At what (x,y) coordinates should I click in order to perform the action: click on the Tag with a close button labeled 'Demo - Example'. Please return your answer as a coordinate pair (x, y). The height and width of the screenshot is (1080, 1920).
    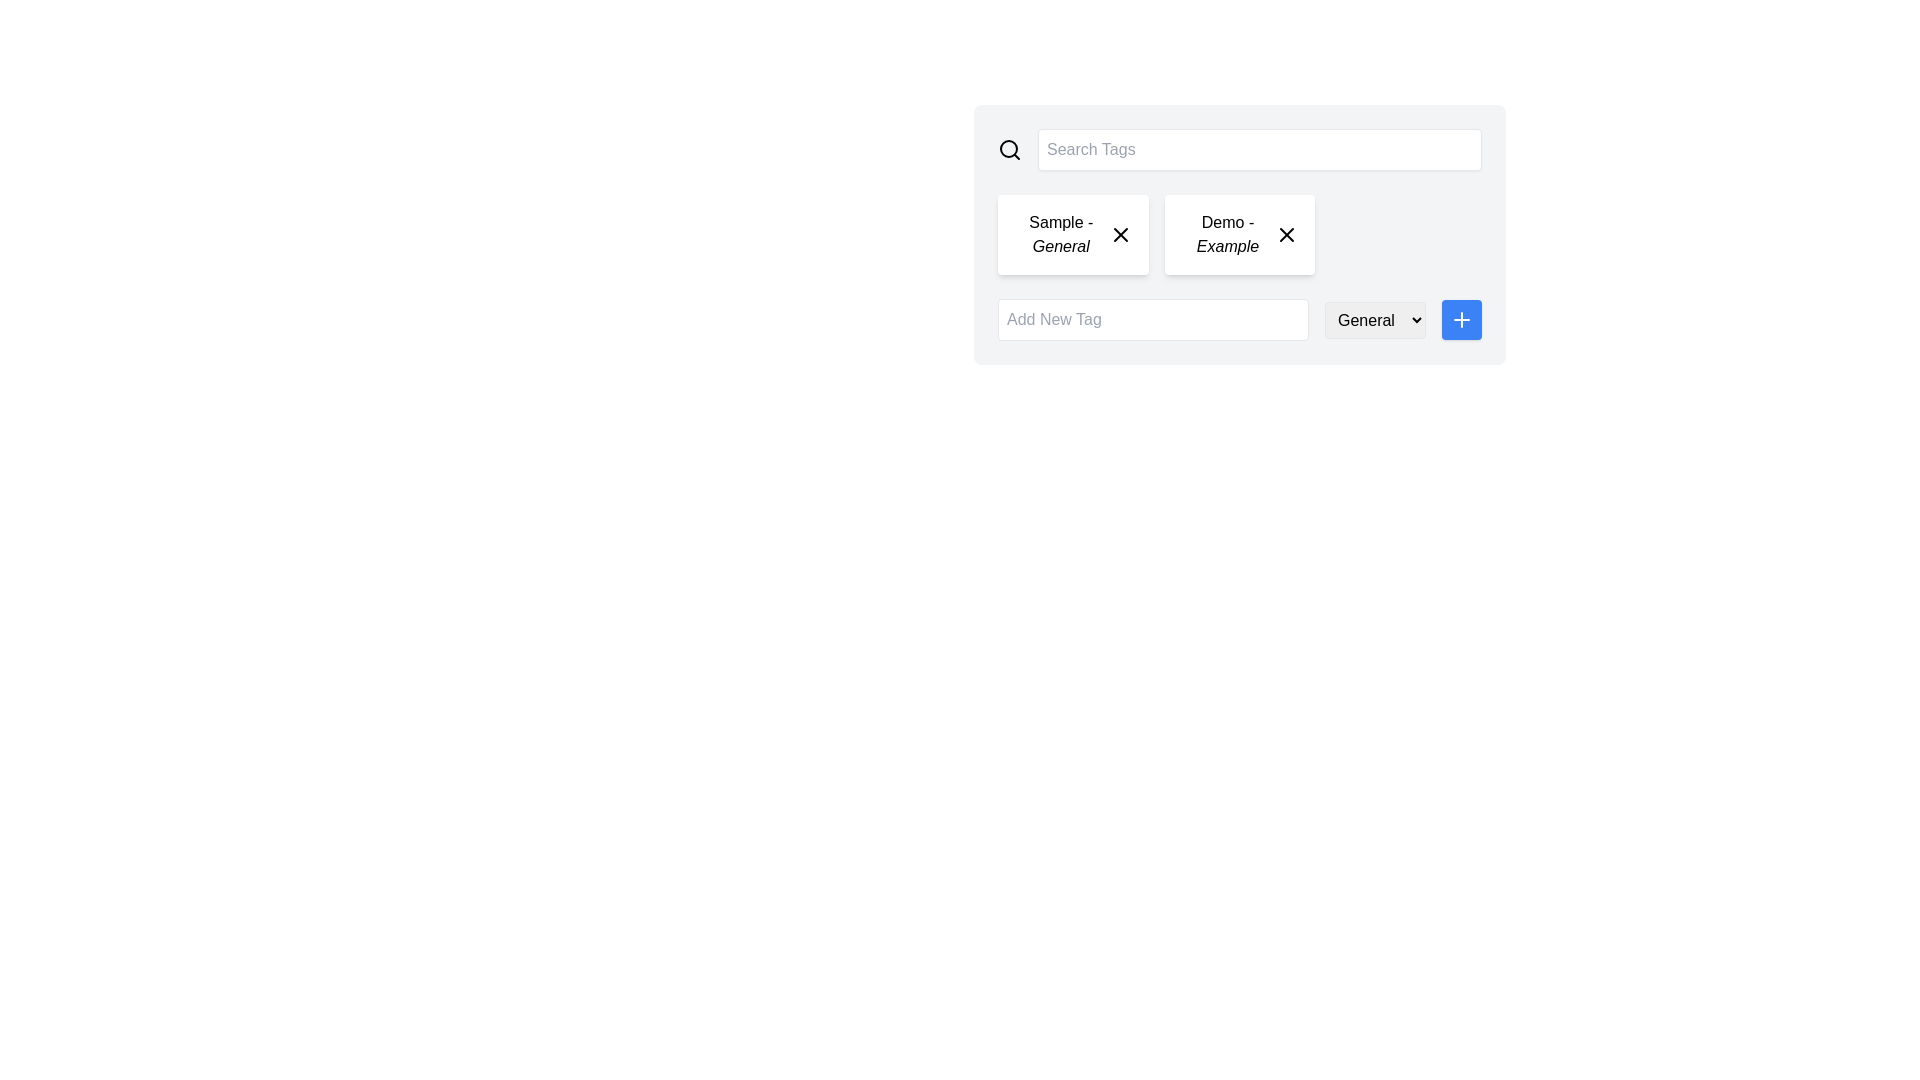
    Looking at the image, I should click on (1238, 234).